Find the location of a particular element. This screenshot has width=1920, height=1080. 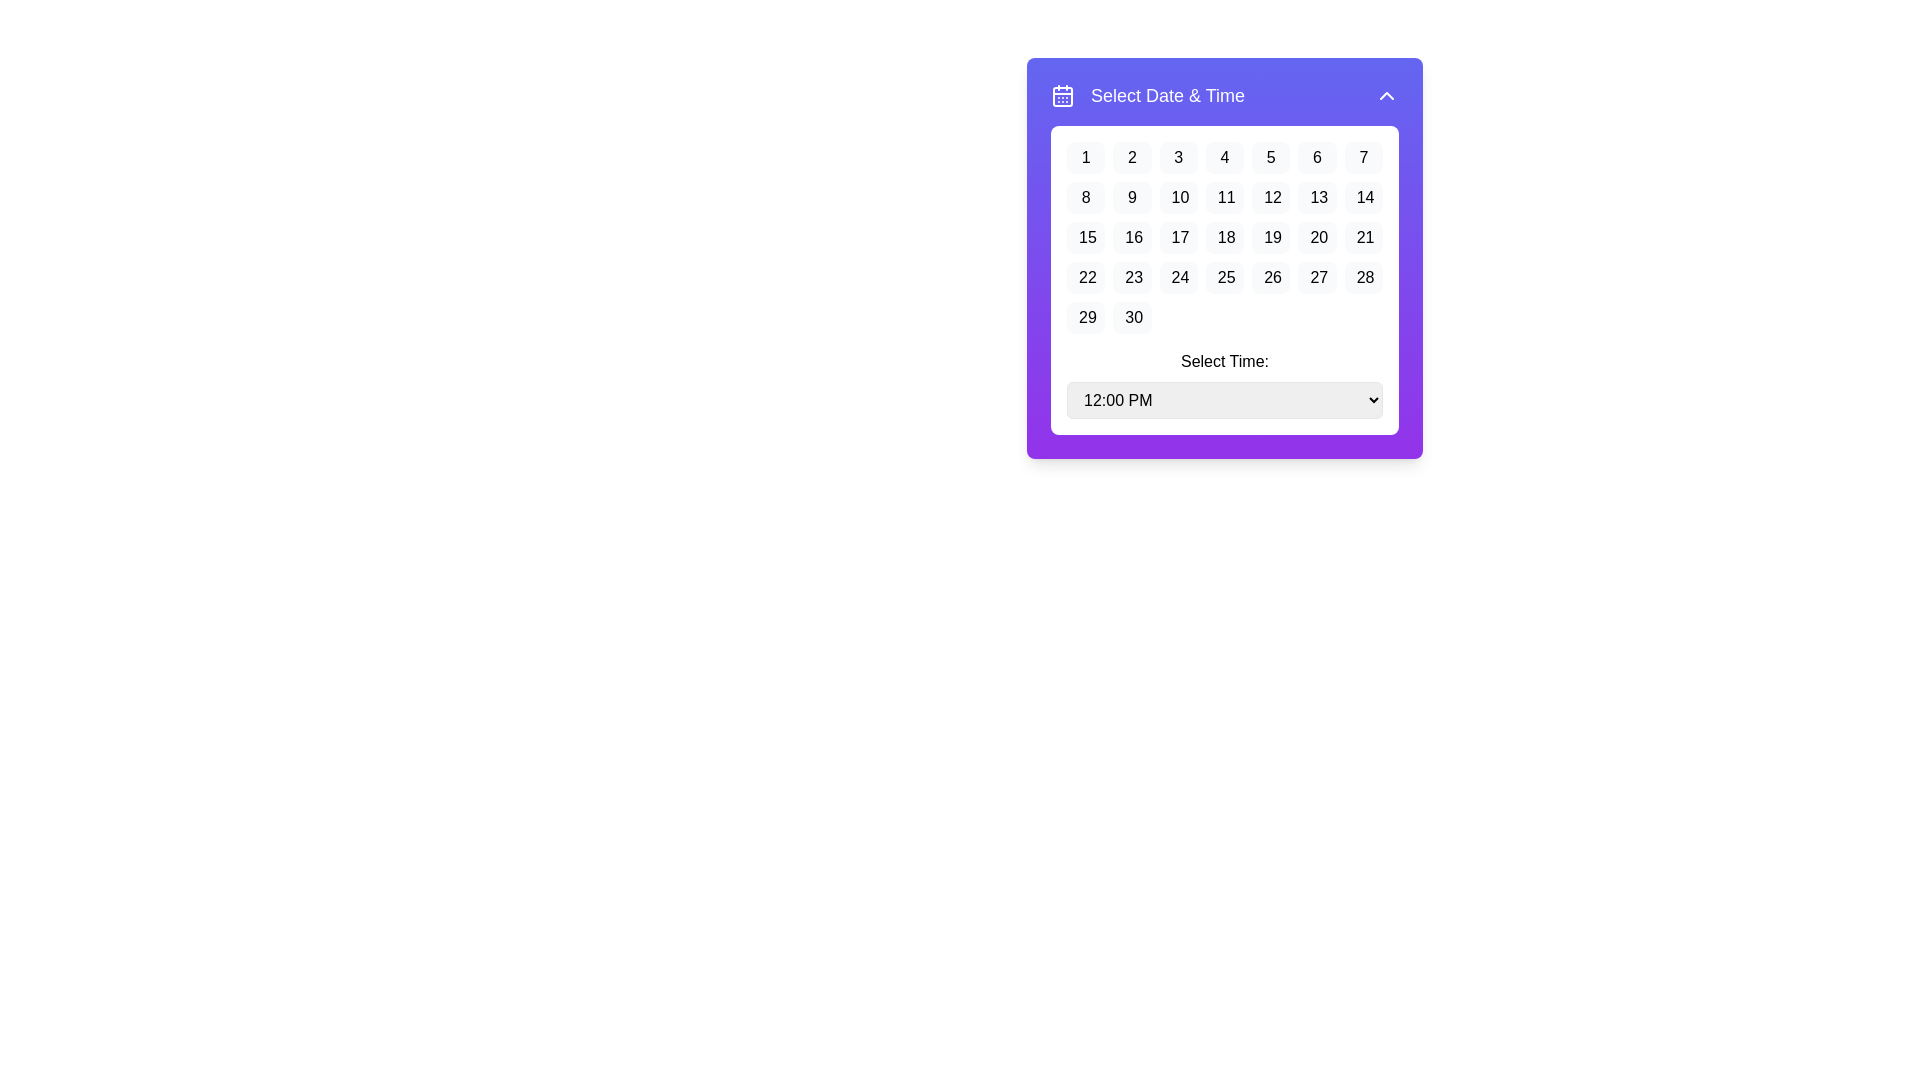

the rectangular button displaying the number '7' in black text on a light gray background within the 'Select Date & Time' modal is located at coordinates (1362, 157).